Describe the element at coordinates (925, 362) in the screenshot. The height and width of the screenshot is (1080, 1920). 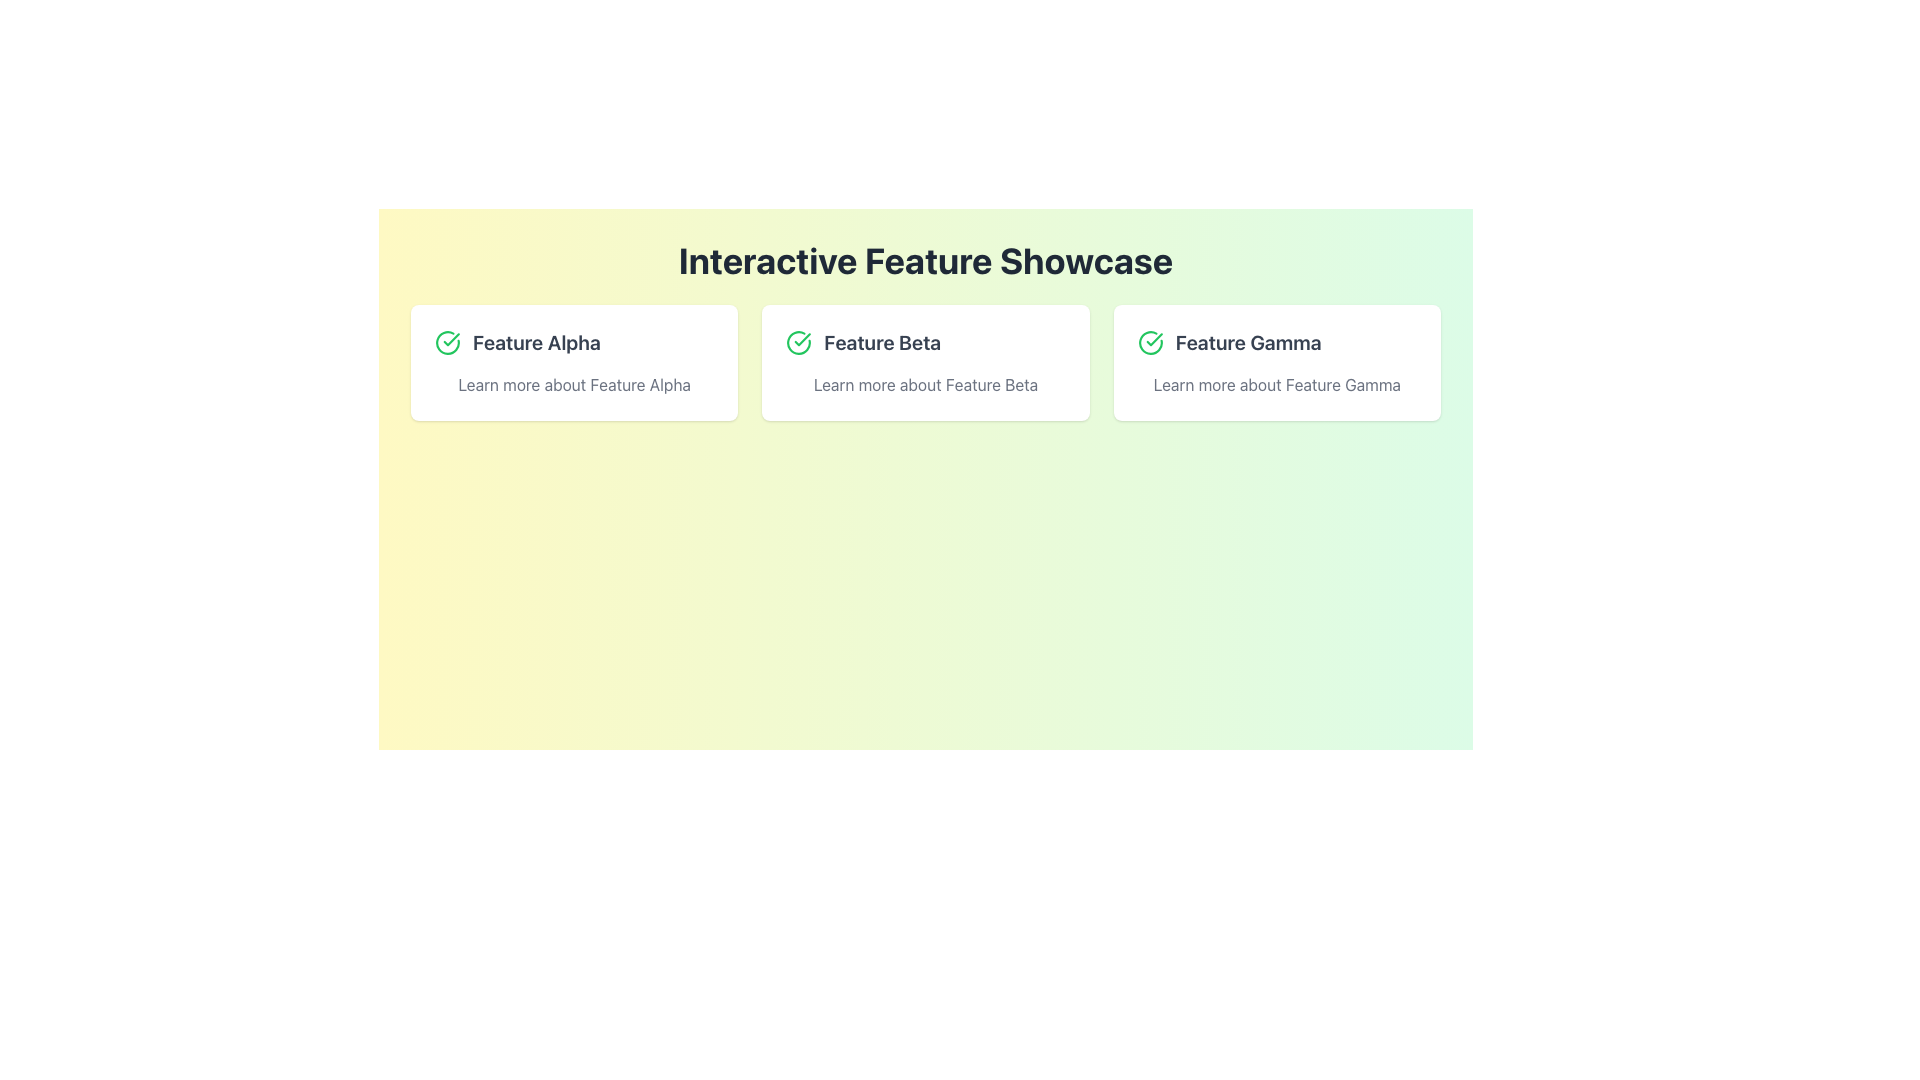
I see `the Informational Card that highlights the 'Feature Beta' functionality, positioned in the middle of the row of three feature cards` at that location.